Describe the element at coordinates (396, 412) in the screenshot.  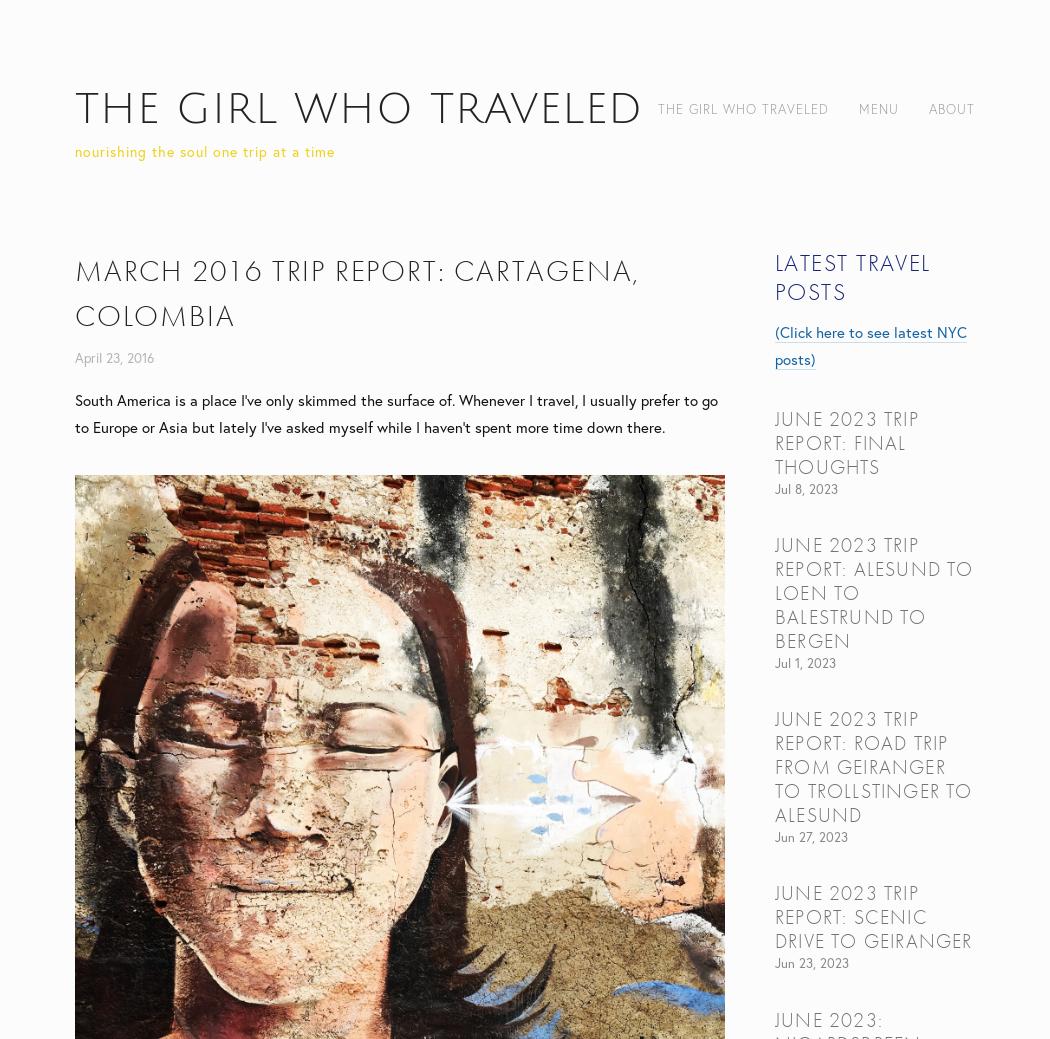
I see `'South America is a place I've only skimmed the surface of. Whenever I travel, I usually prefer to go to Europe or Asia but lately I've asked myself while I haven't spent more time down there.'` at that location.